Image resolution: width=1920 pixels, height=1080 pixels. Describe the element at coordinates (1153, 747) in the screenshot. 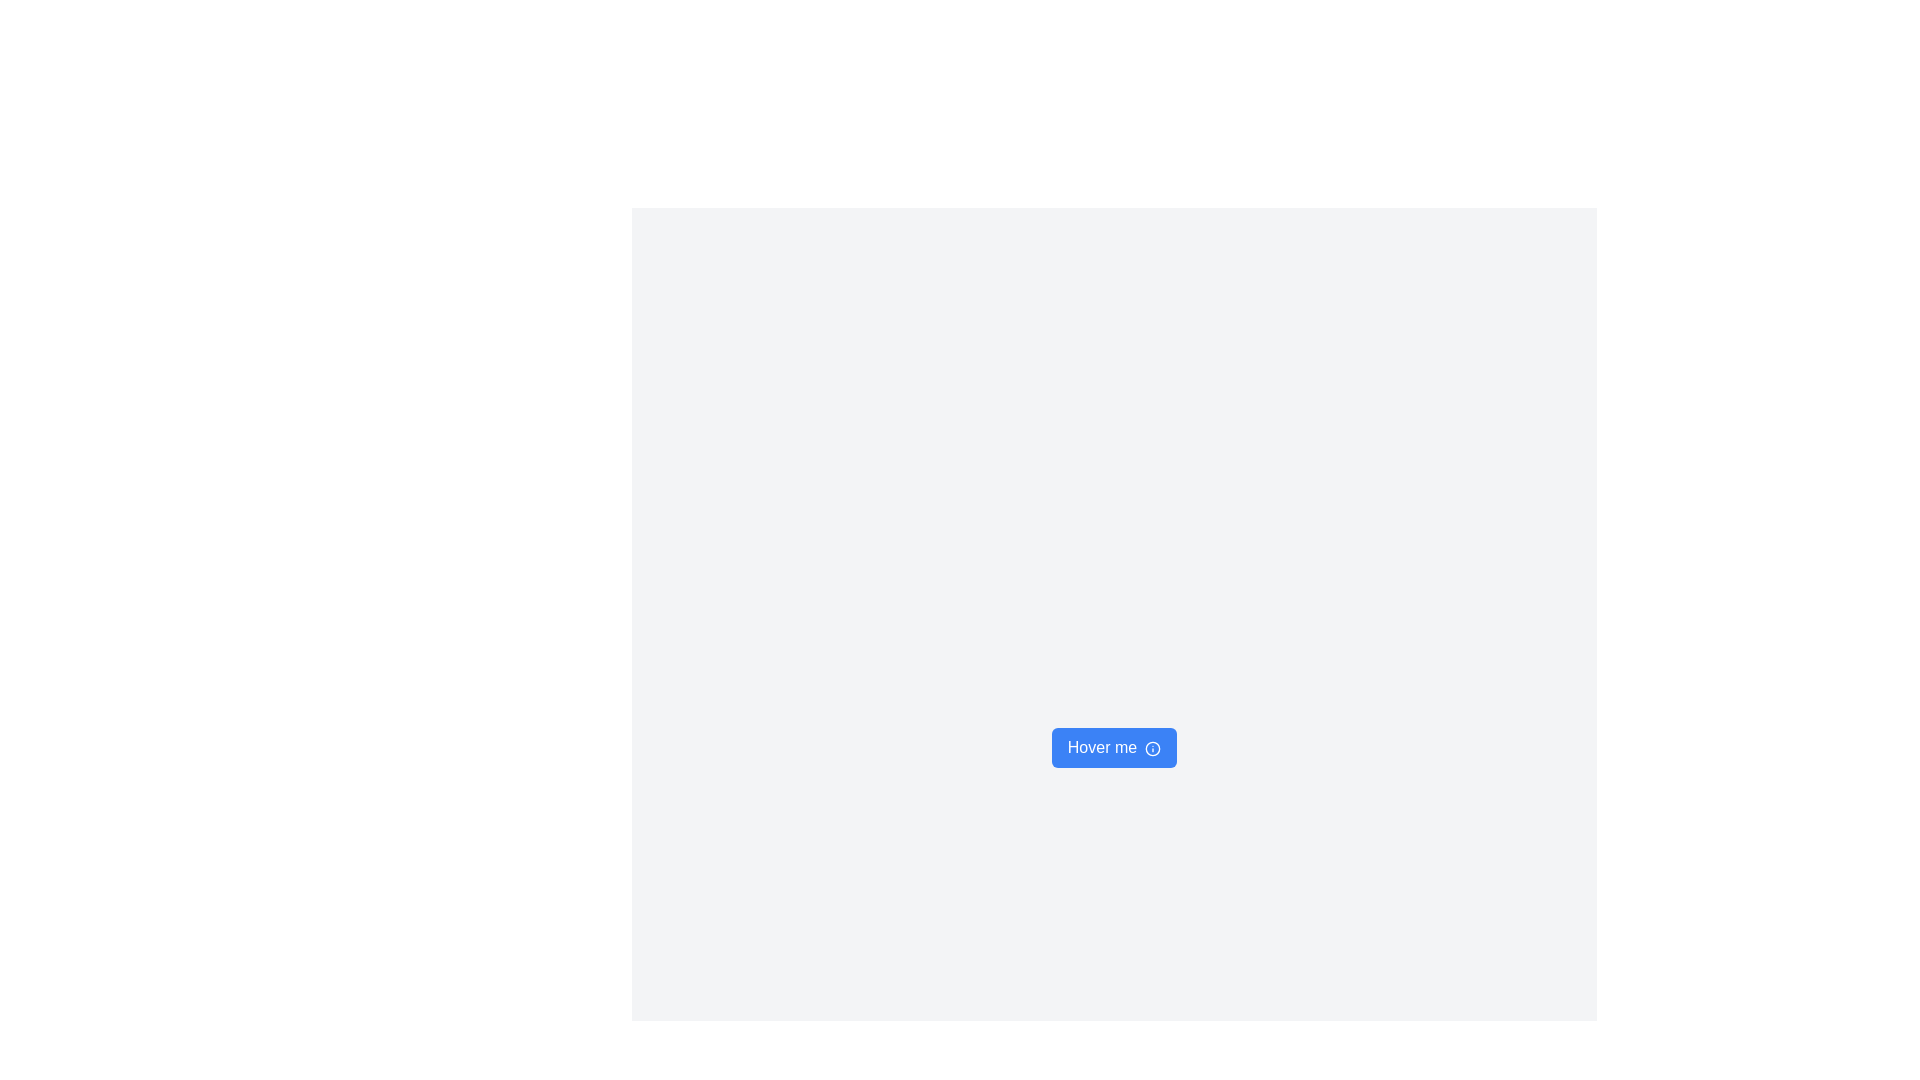

I see `the information icon located within the blue 'Hover me' button` at that location.